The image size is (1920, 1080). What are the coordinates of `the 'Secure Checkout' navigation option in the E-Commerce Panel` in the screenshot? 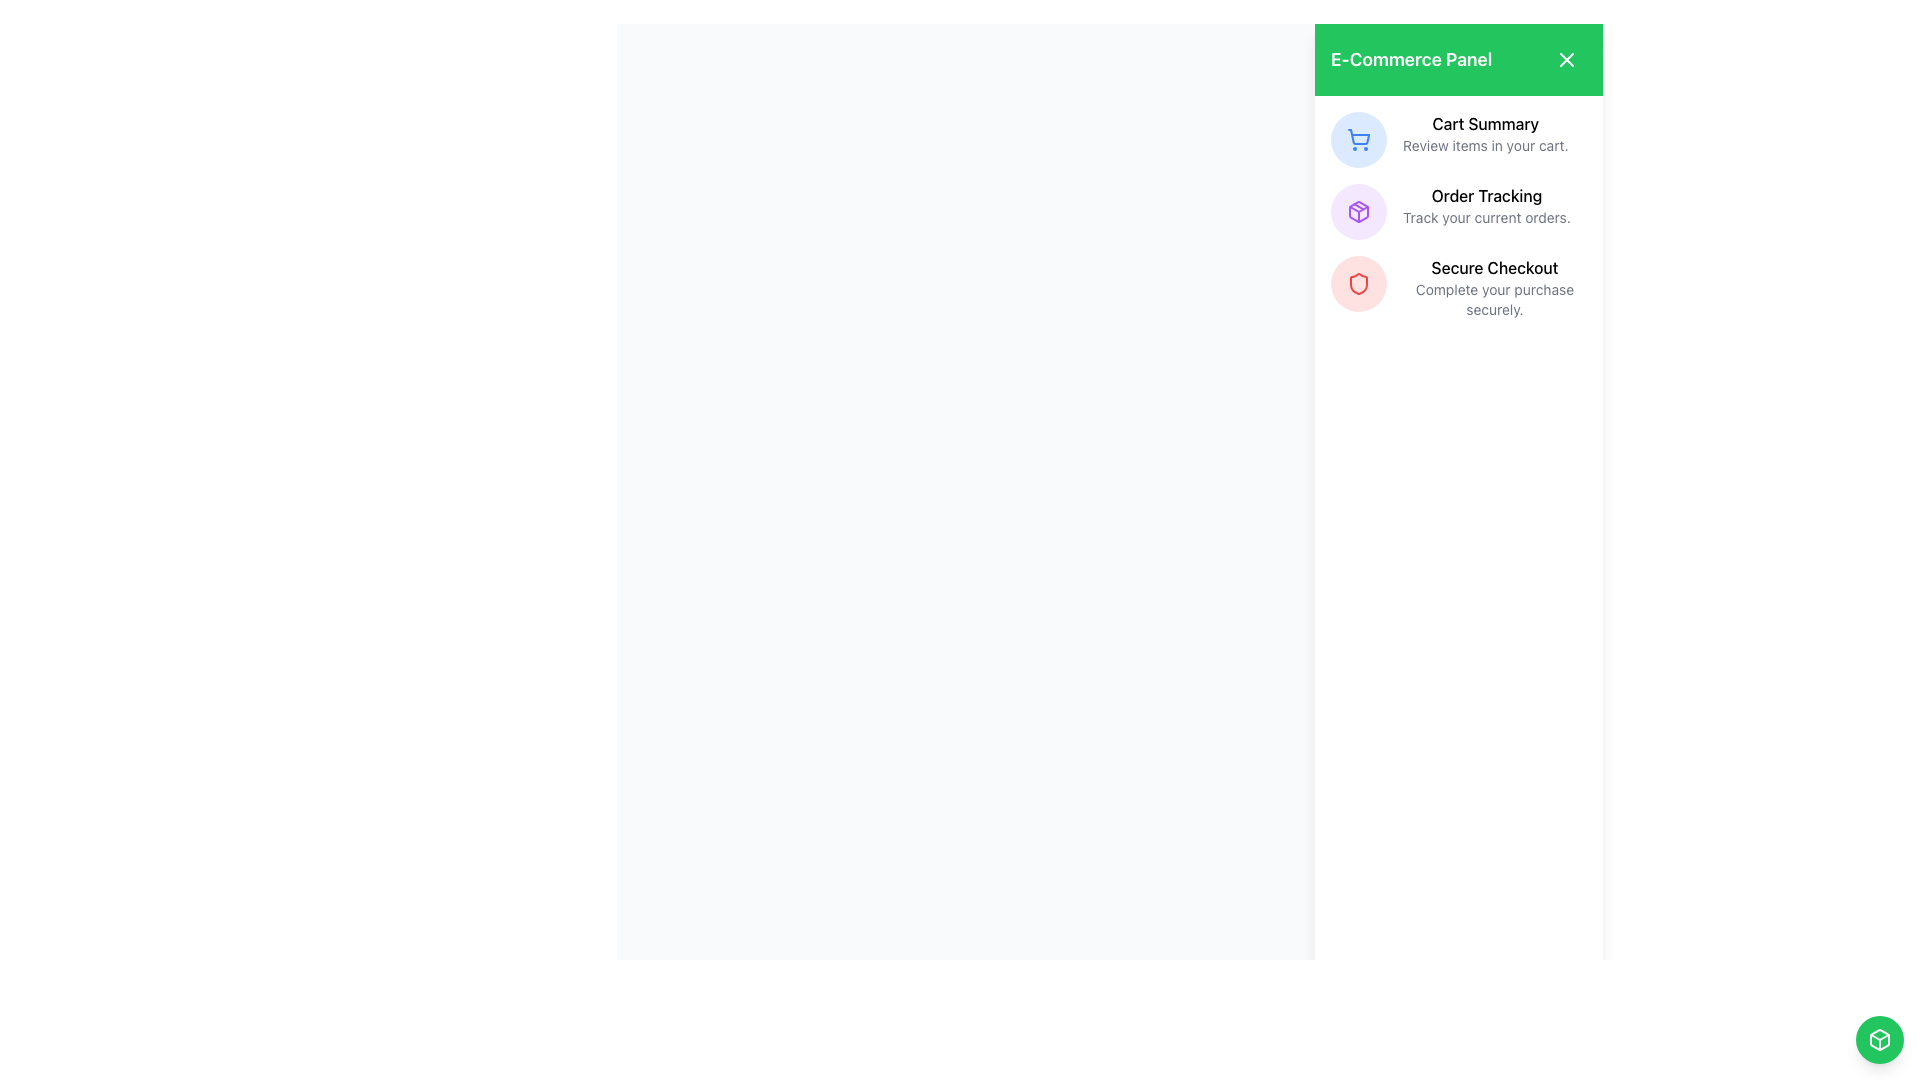 It's located at (1459, 288).